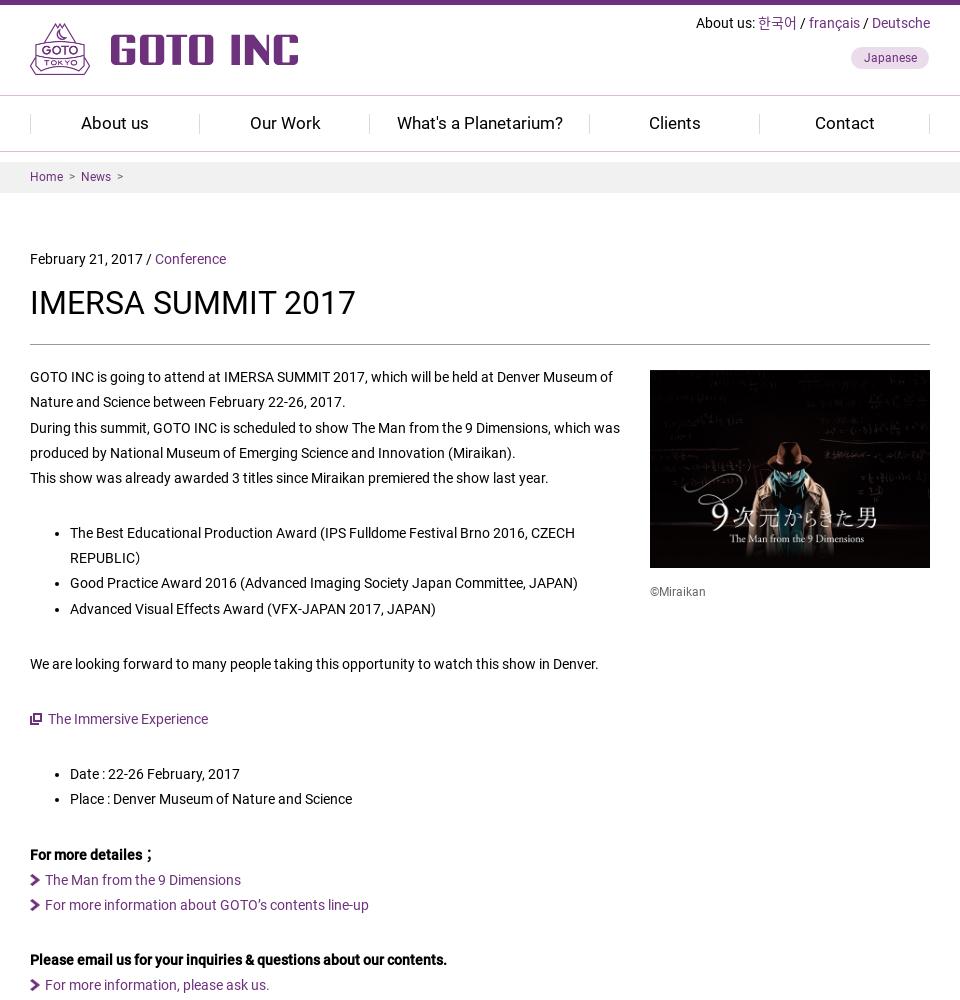 The image size is (960, 1000). What do you see at coordinates (322, 545) in the screenshot?
I see `'The Best Educational Production Award (IPS Fulldome Festival Brno 2016, CZECH REPUBLIC）'` at bounding box center [322, 545].